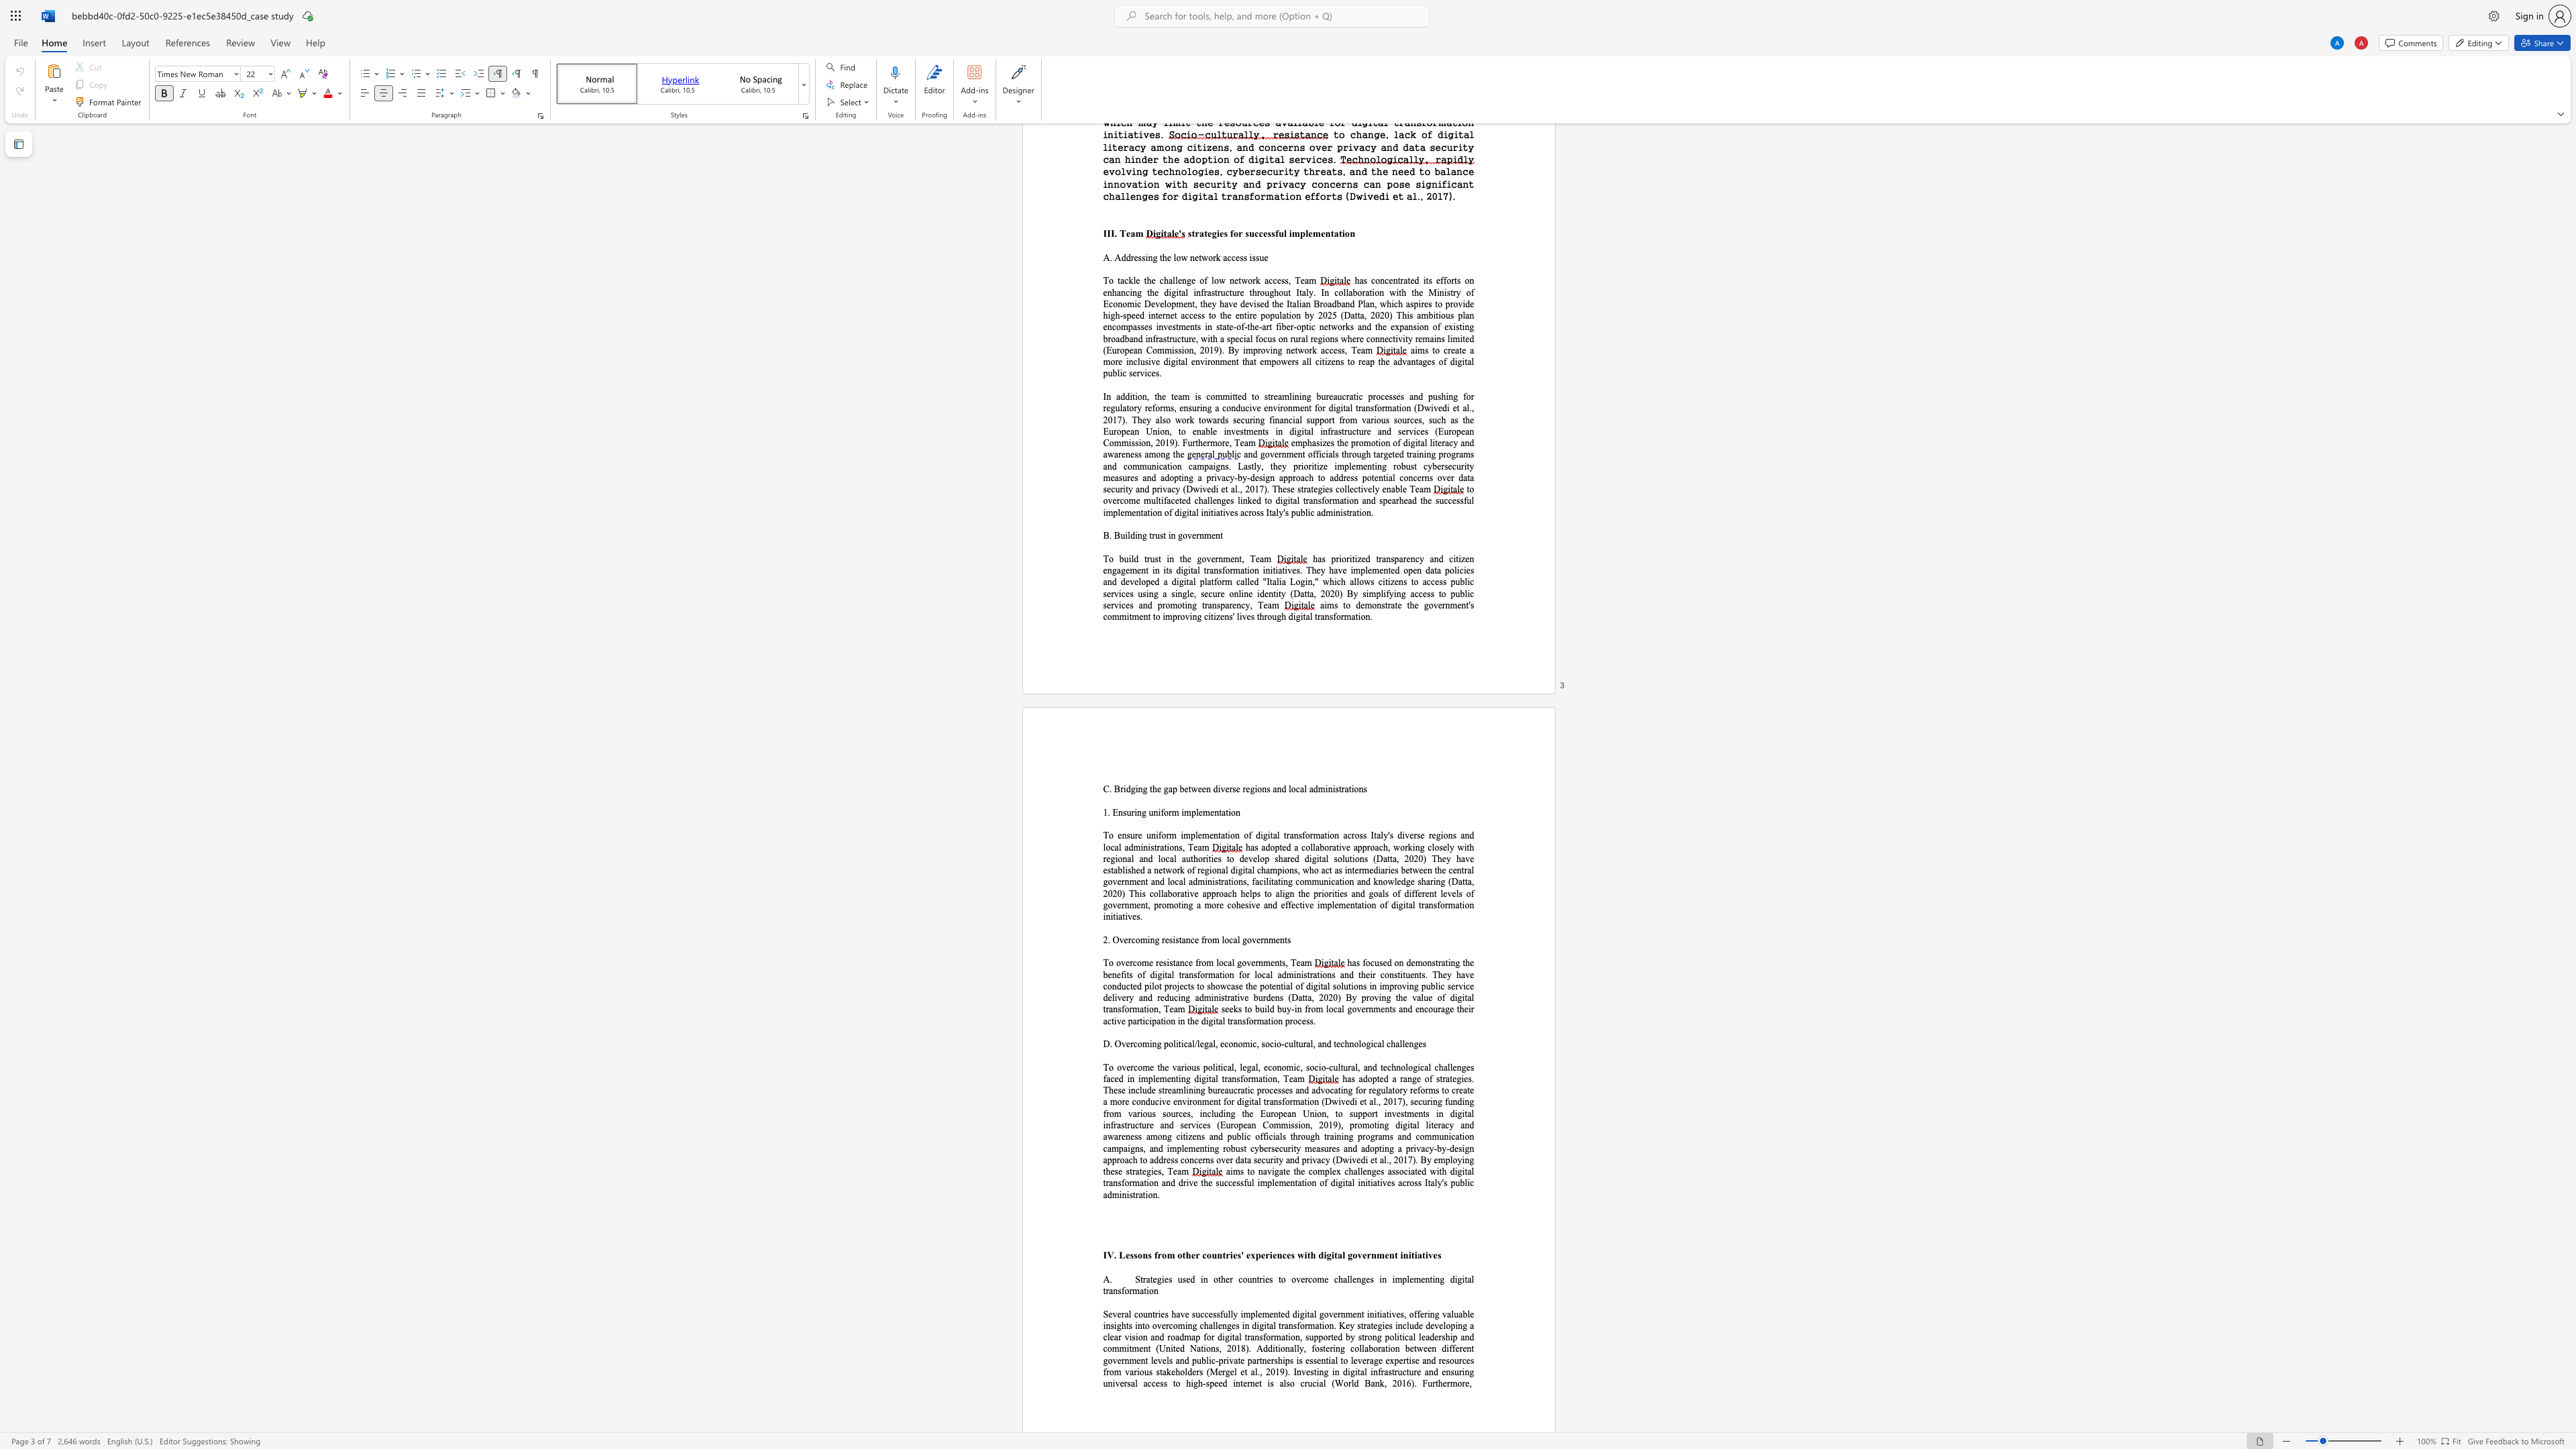  Describe the element at coordinates (1421, 961) in the screenshot. I see `the subset text "ons" within the text "demonstrating"` at that location.